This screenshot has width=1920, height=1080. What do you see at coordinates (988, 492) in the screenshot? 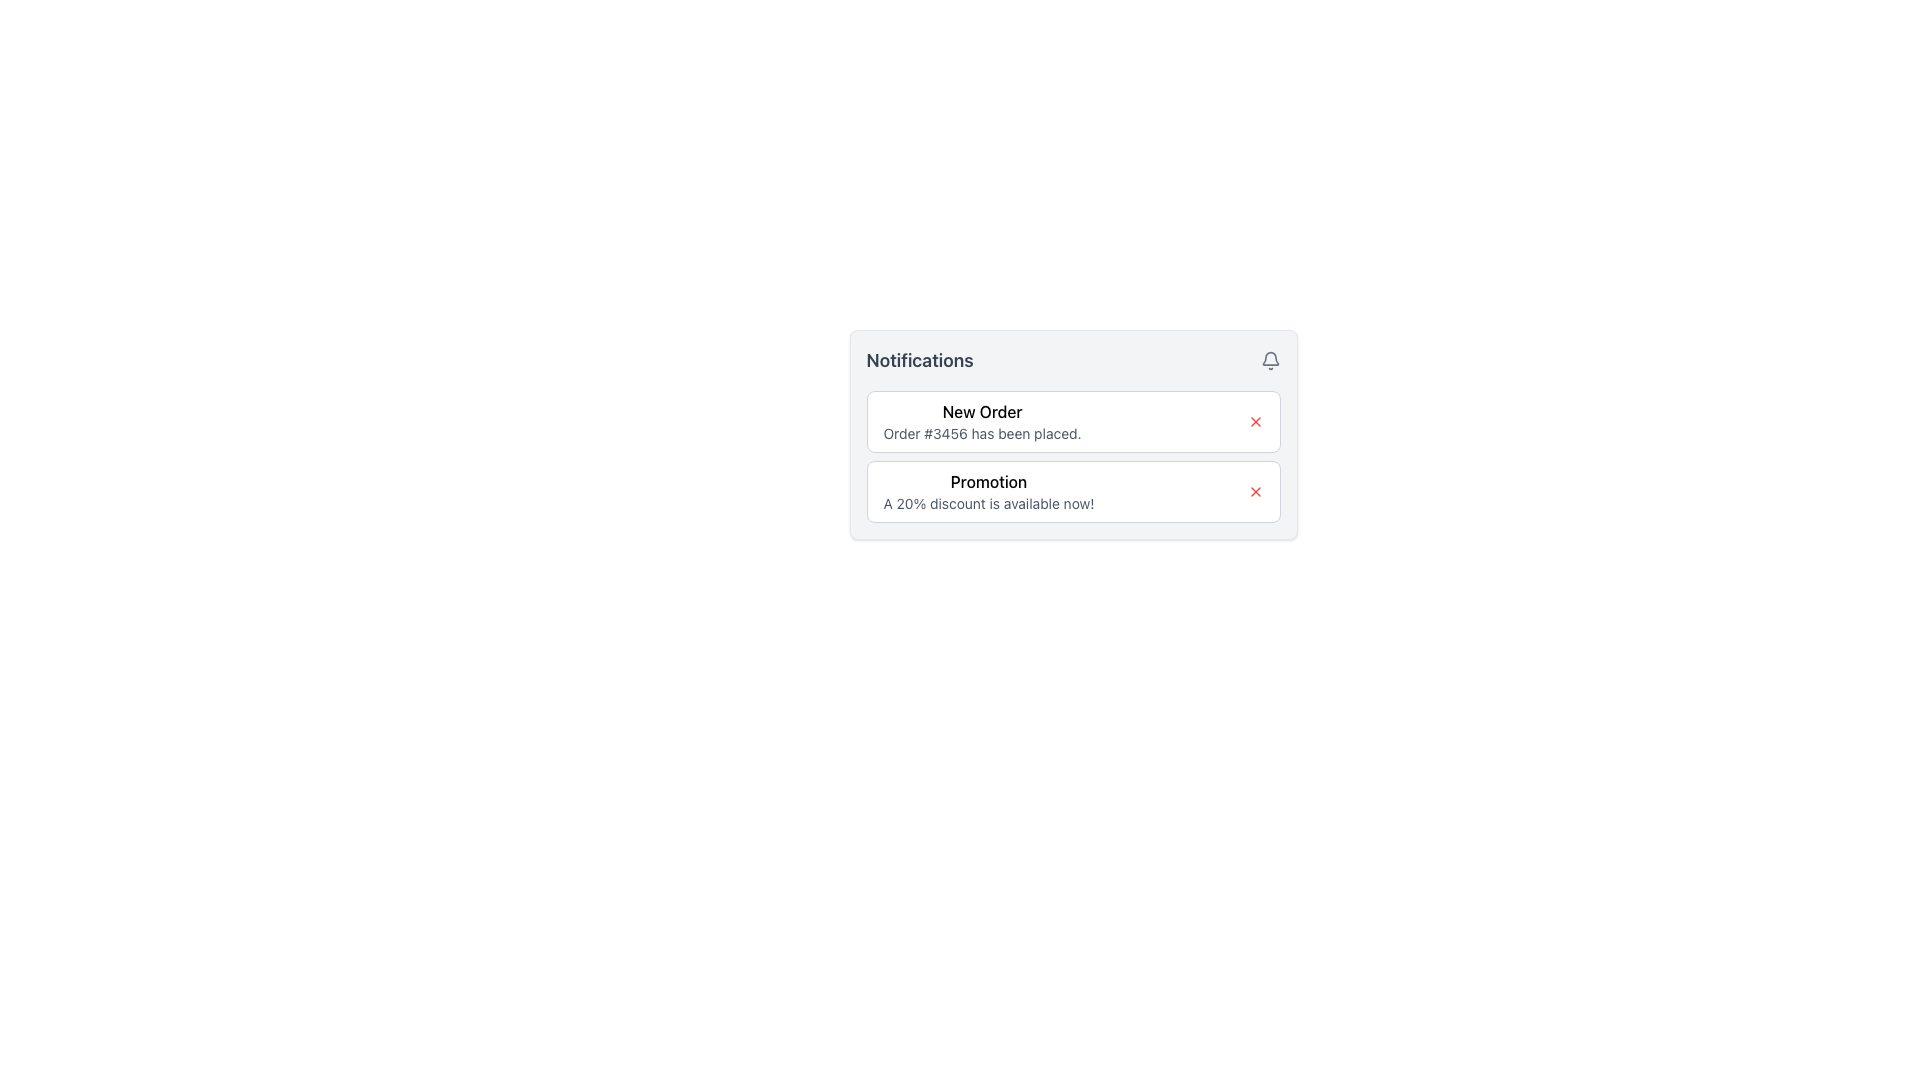
I see `the Text component with the bold header 'Promotion' and the descriptive text 'A 20% discount is available now!' located in the second notification entry under the 'Notifications' panel` at bounding box center [988, 492].